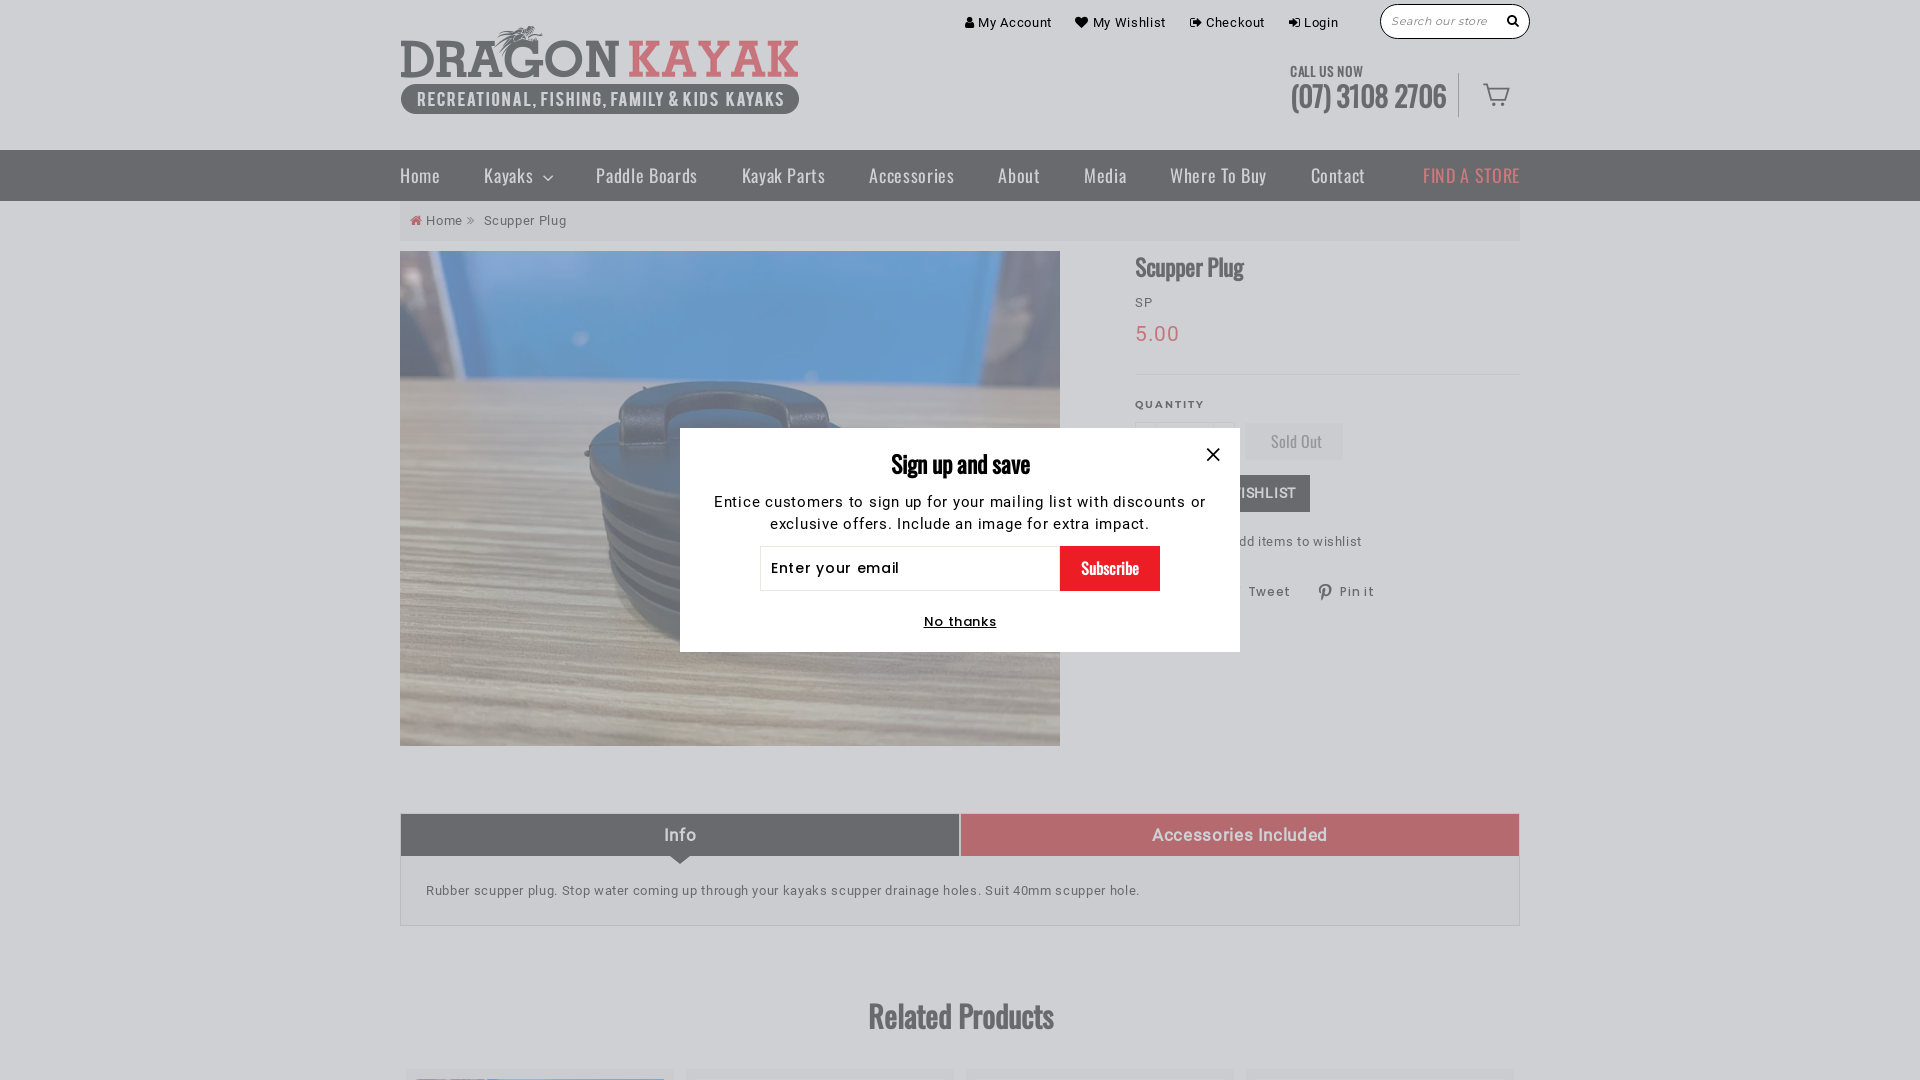  Describe the element at coordinates (910, 174) in the screenshot. I see `'Accessories'` at that location.